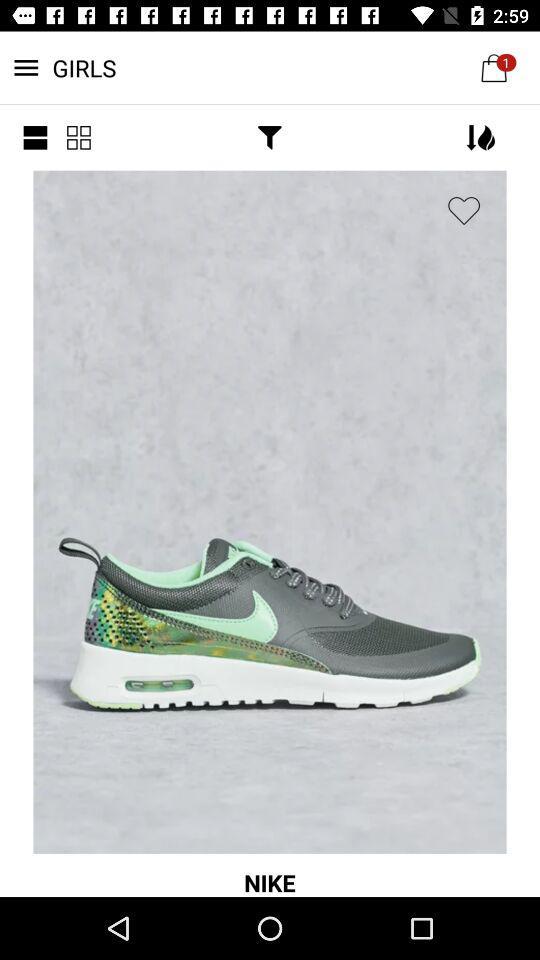 The height and width of the screenshot is (960, 540). Describe the element at coordinates (464, 211) in the screenshot. I see `the heart icon on the image shown above the text nike` at that location.